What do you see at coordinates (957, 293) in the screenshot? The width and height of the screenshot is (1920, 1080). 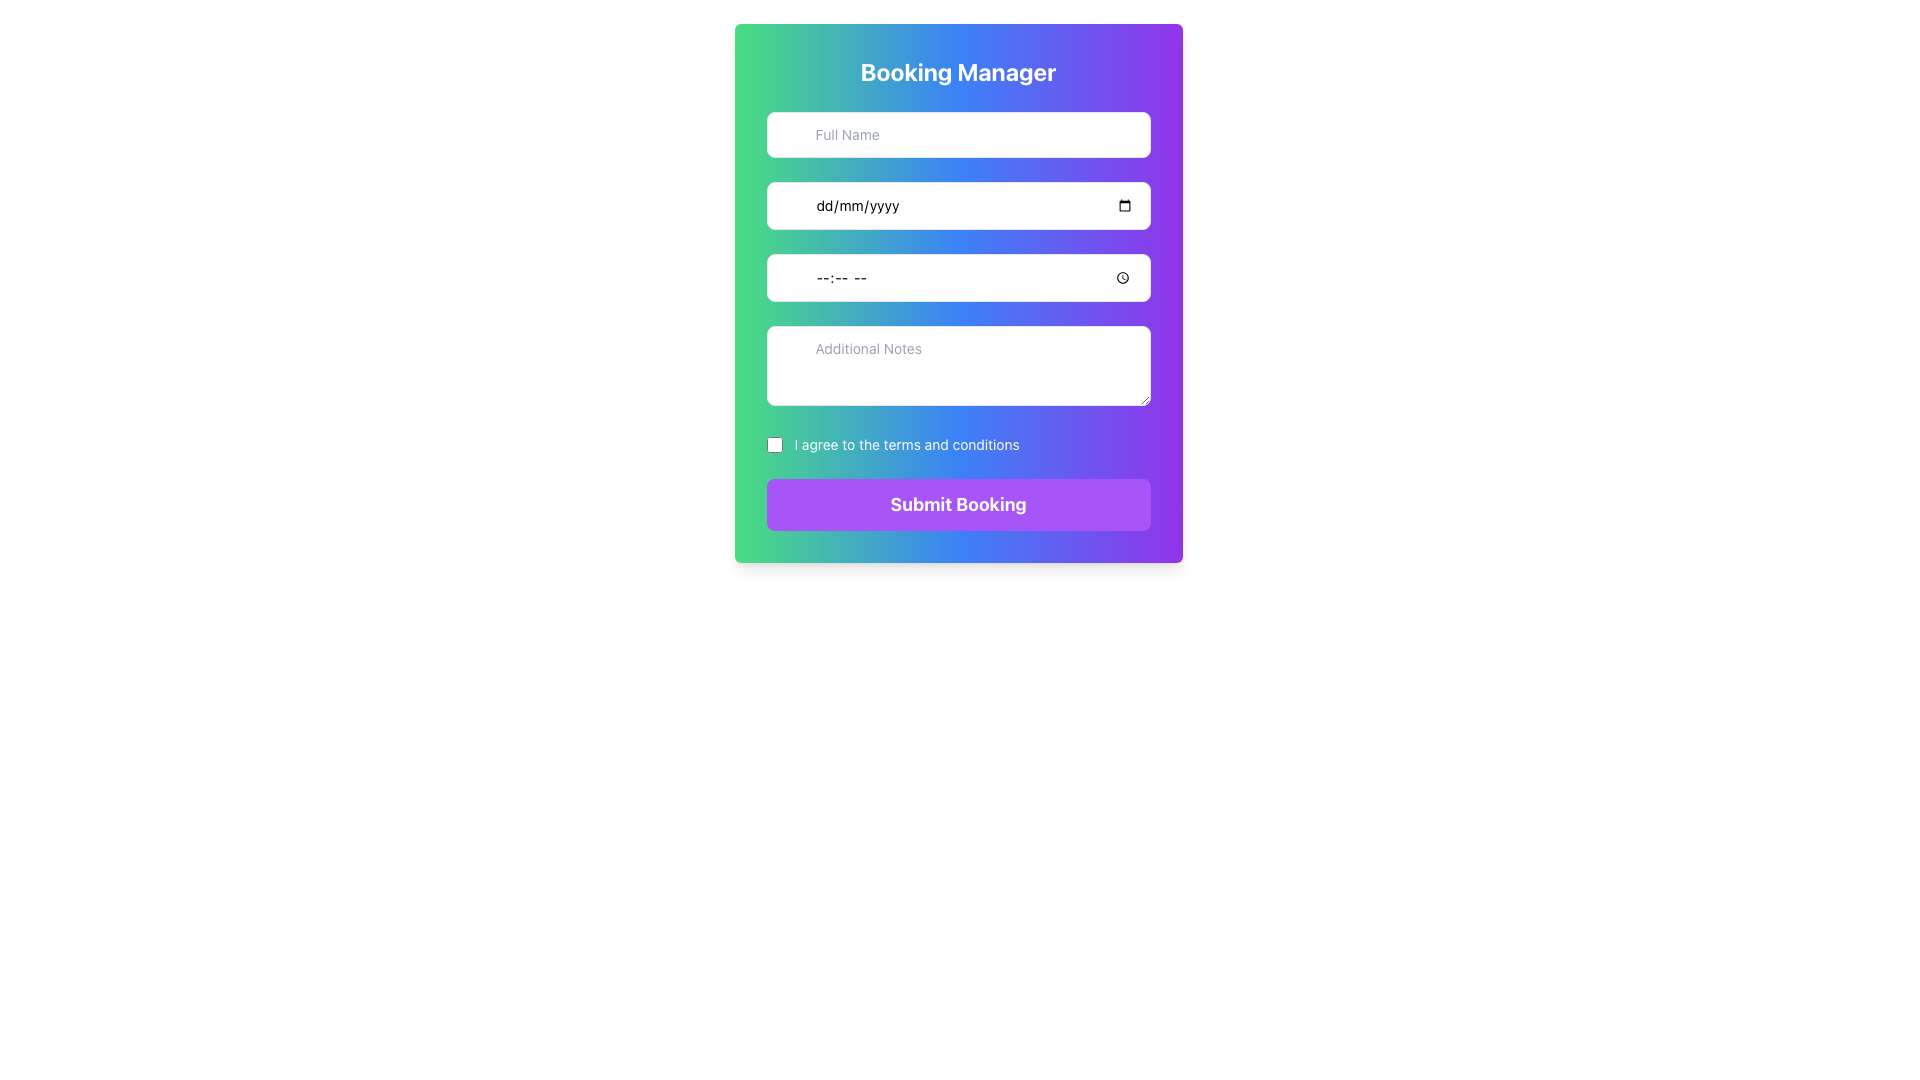 I see `the third Text Input Field, which is styled with light borders, rounded corners, and contains a clock icon on the right` at bounding box center [957, 293].